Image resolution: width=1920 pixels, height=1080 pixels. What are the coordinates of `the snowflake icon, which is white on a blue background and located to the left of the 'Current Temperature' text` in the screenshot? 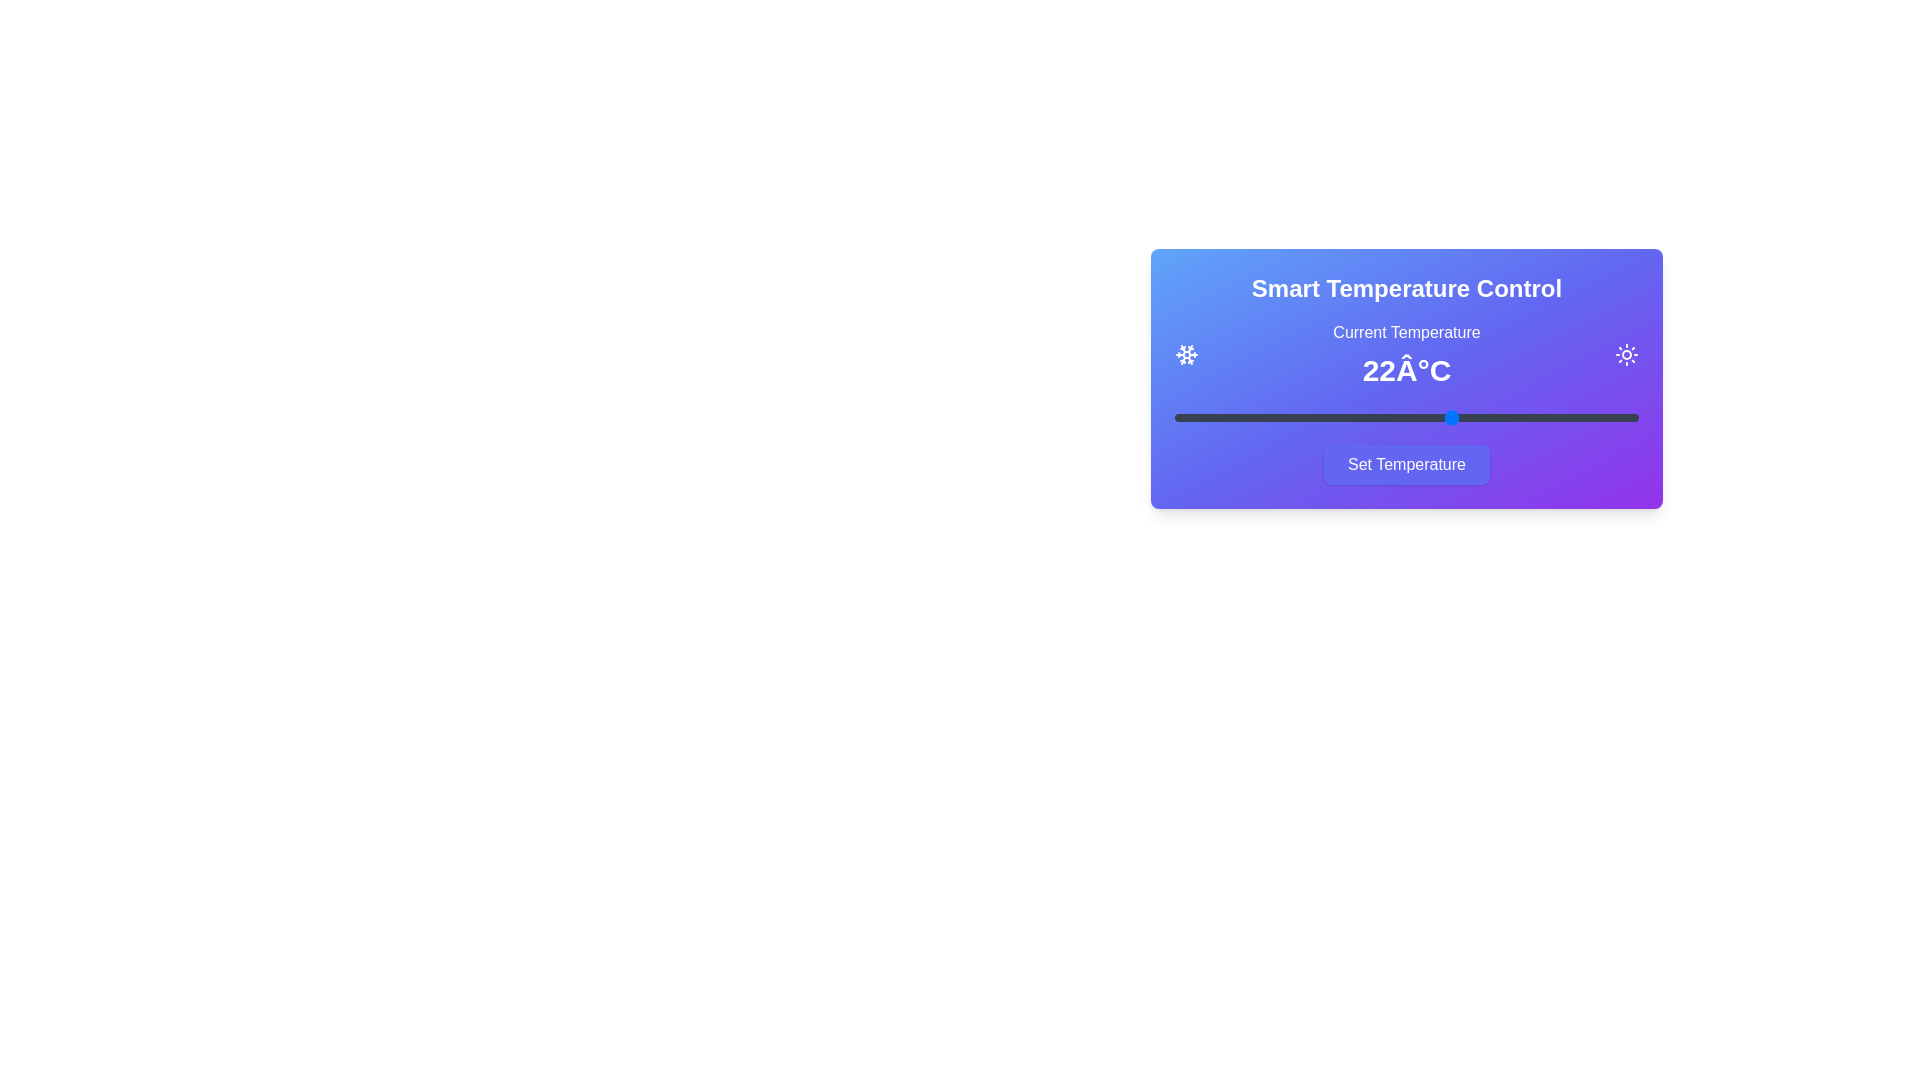 It's located at (1186, 353).